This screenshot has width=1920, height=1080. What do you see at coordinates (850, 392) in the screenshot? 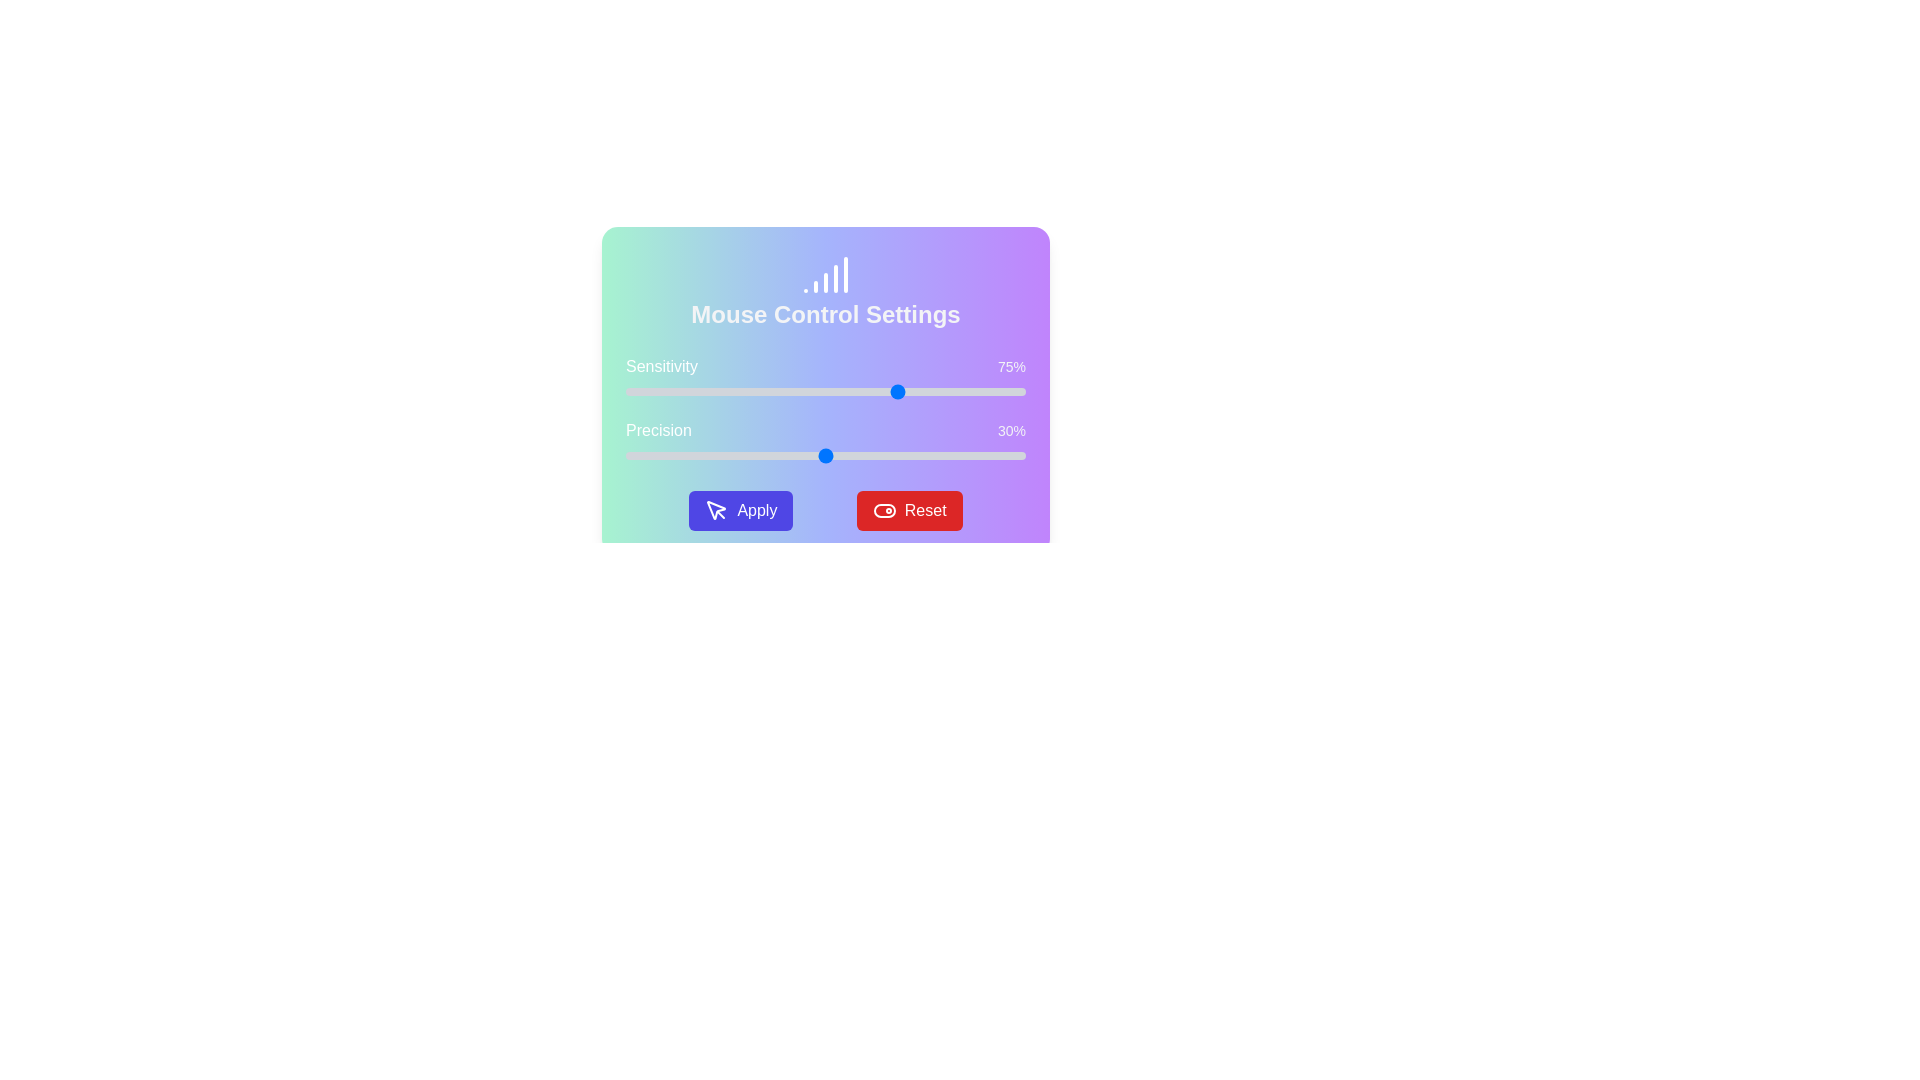
I see `the sensitivity` at bounding box center [850, 392].